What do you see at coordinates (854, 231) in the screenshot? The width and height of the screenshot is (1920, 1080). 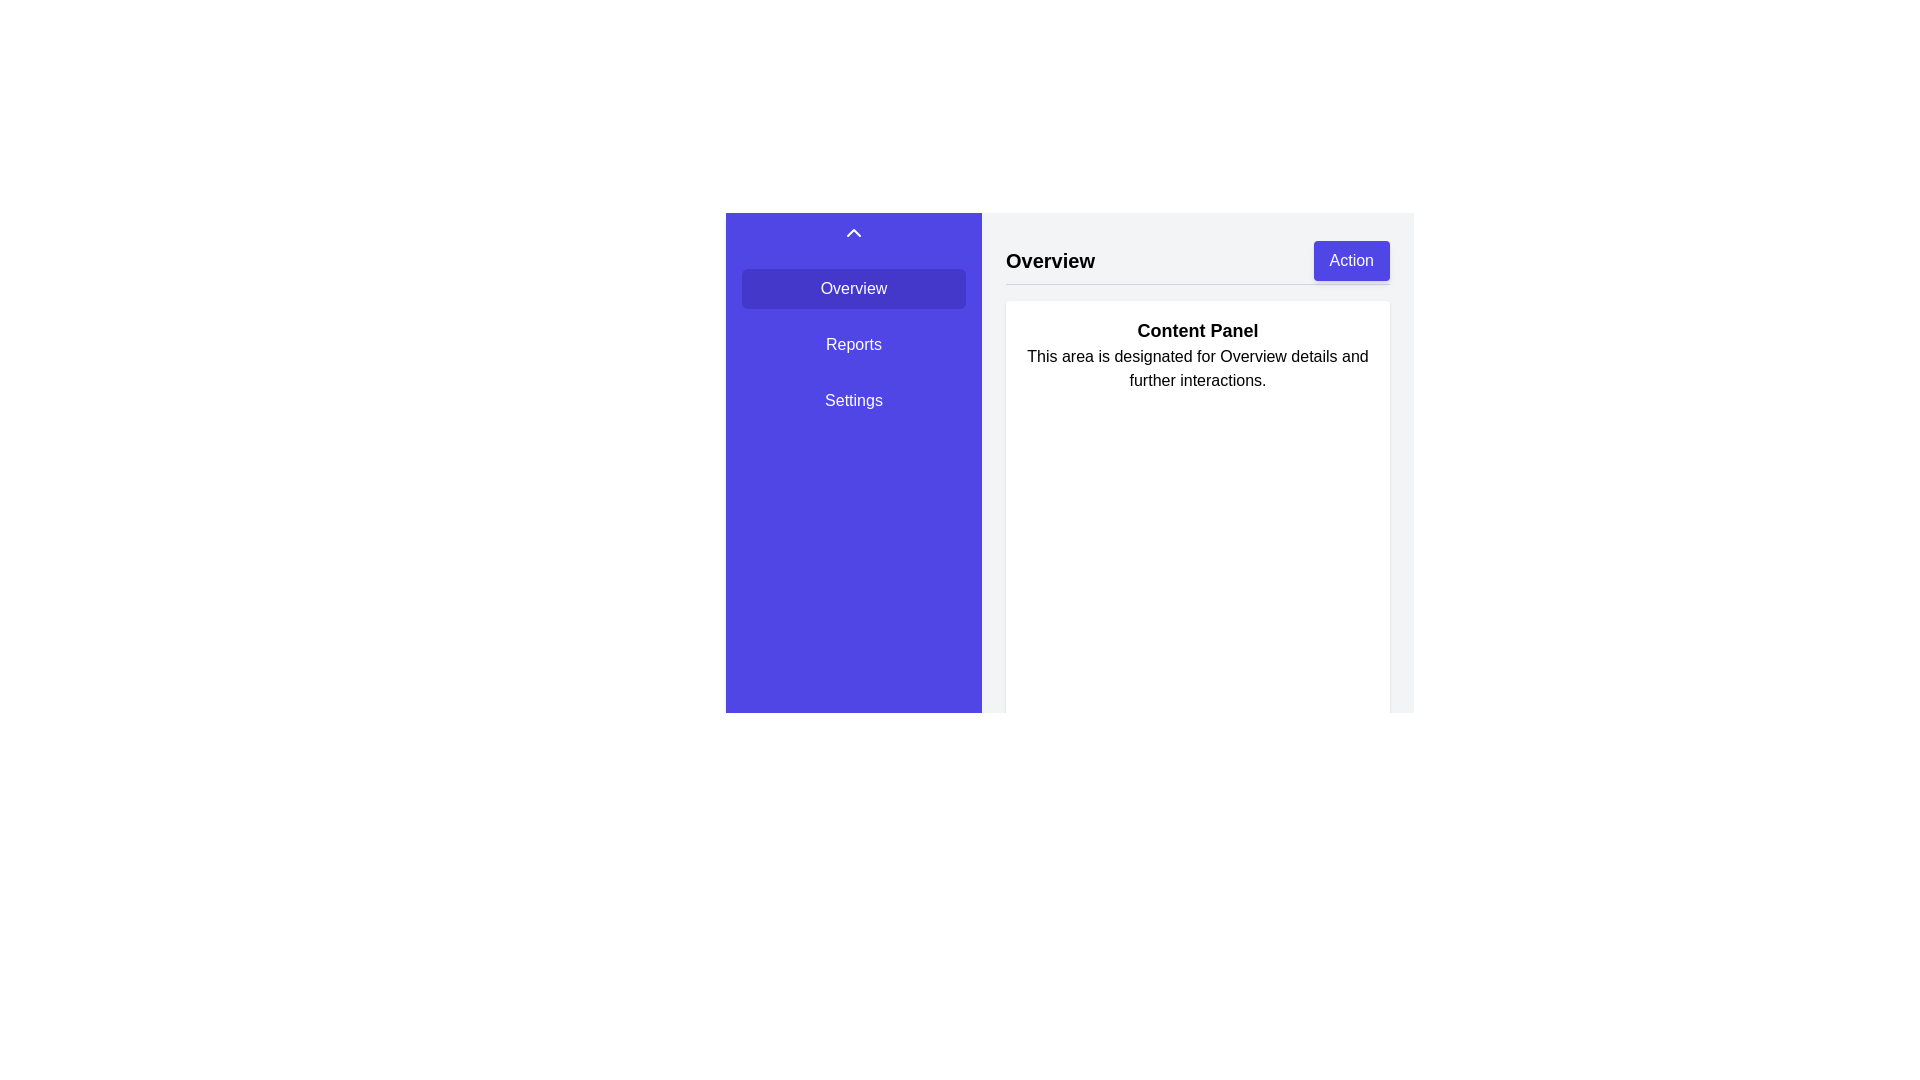 I see `the small upward-pointing chevron icon located at the top center of the purple navigation panel, which is styled in white against a solid purple background` at bounding box center [854, 231].